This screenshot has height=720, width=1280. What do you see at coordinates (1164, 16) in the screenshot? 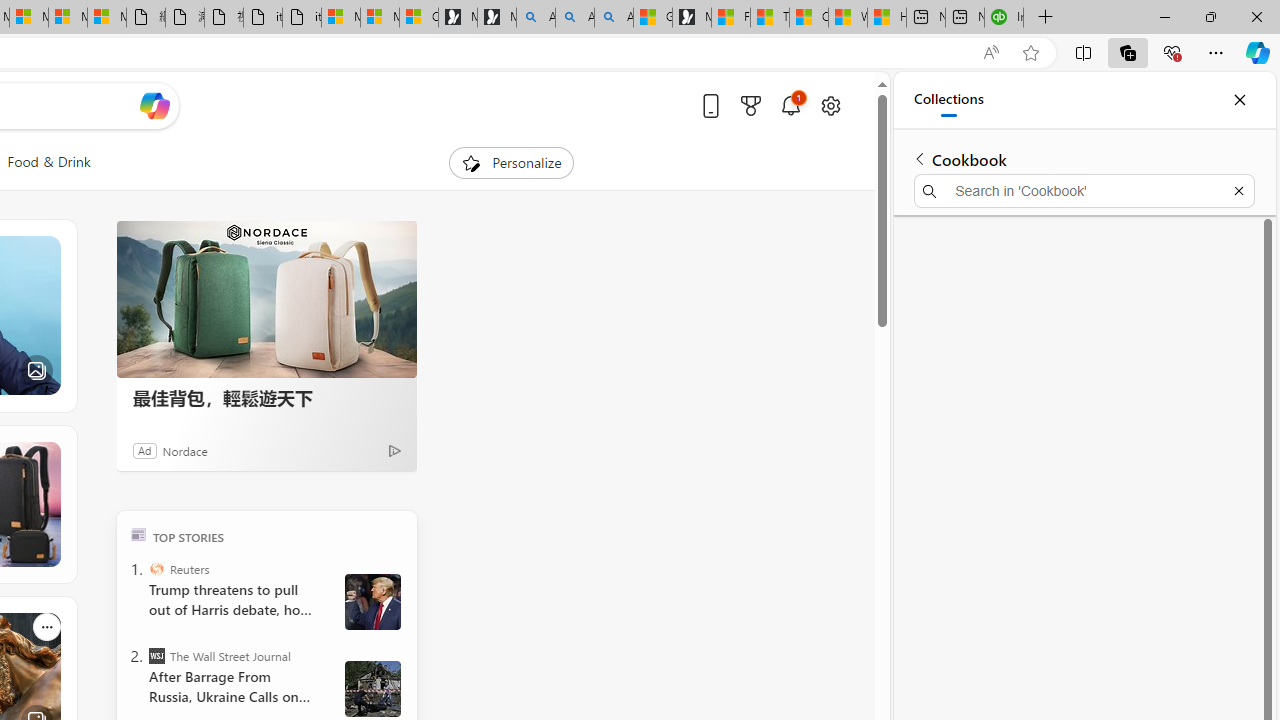
I see `'Minimize'` at bounding box center [1164, 16].